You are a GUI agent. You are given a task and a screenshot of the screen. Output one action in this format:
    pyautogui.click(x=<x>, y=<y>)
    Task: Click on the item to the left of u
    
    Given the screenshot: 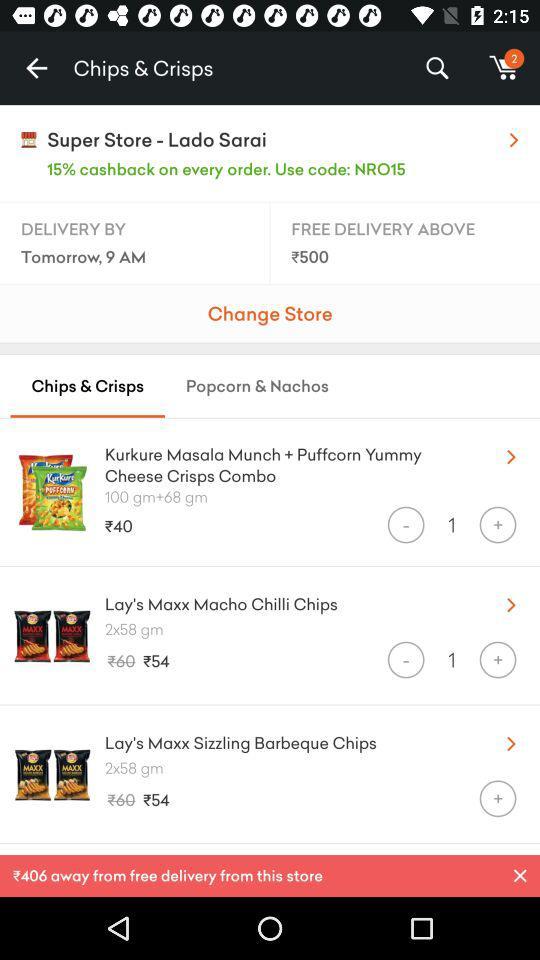 What is the action you would take?
    pyautogui.click(x=287, y=461)
    